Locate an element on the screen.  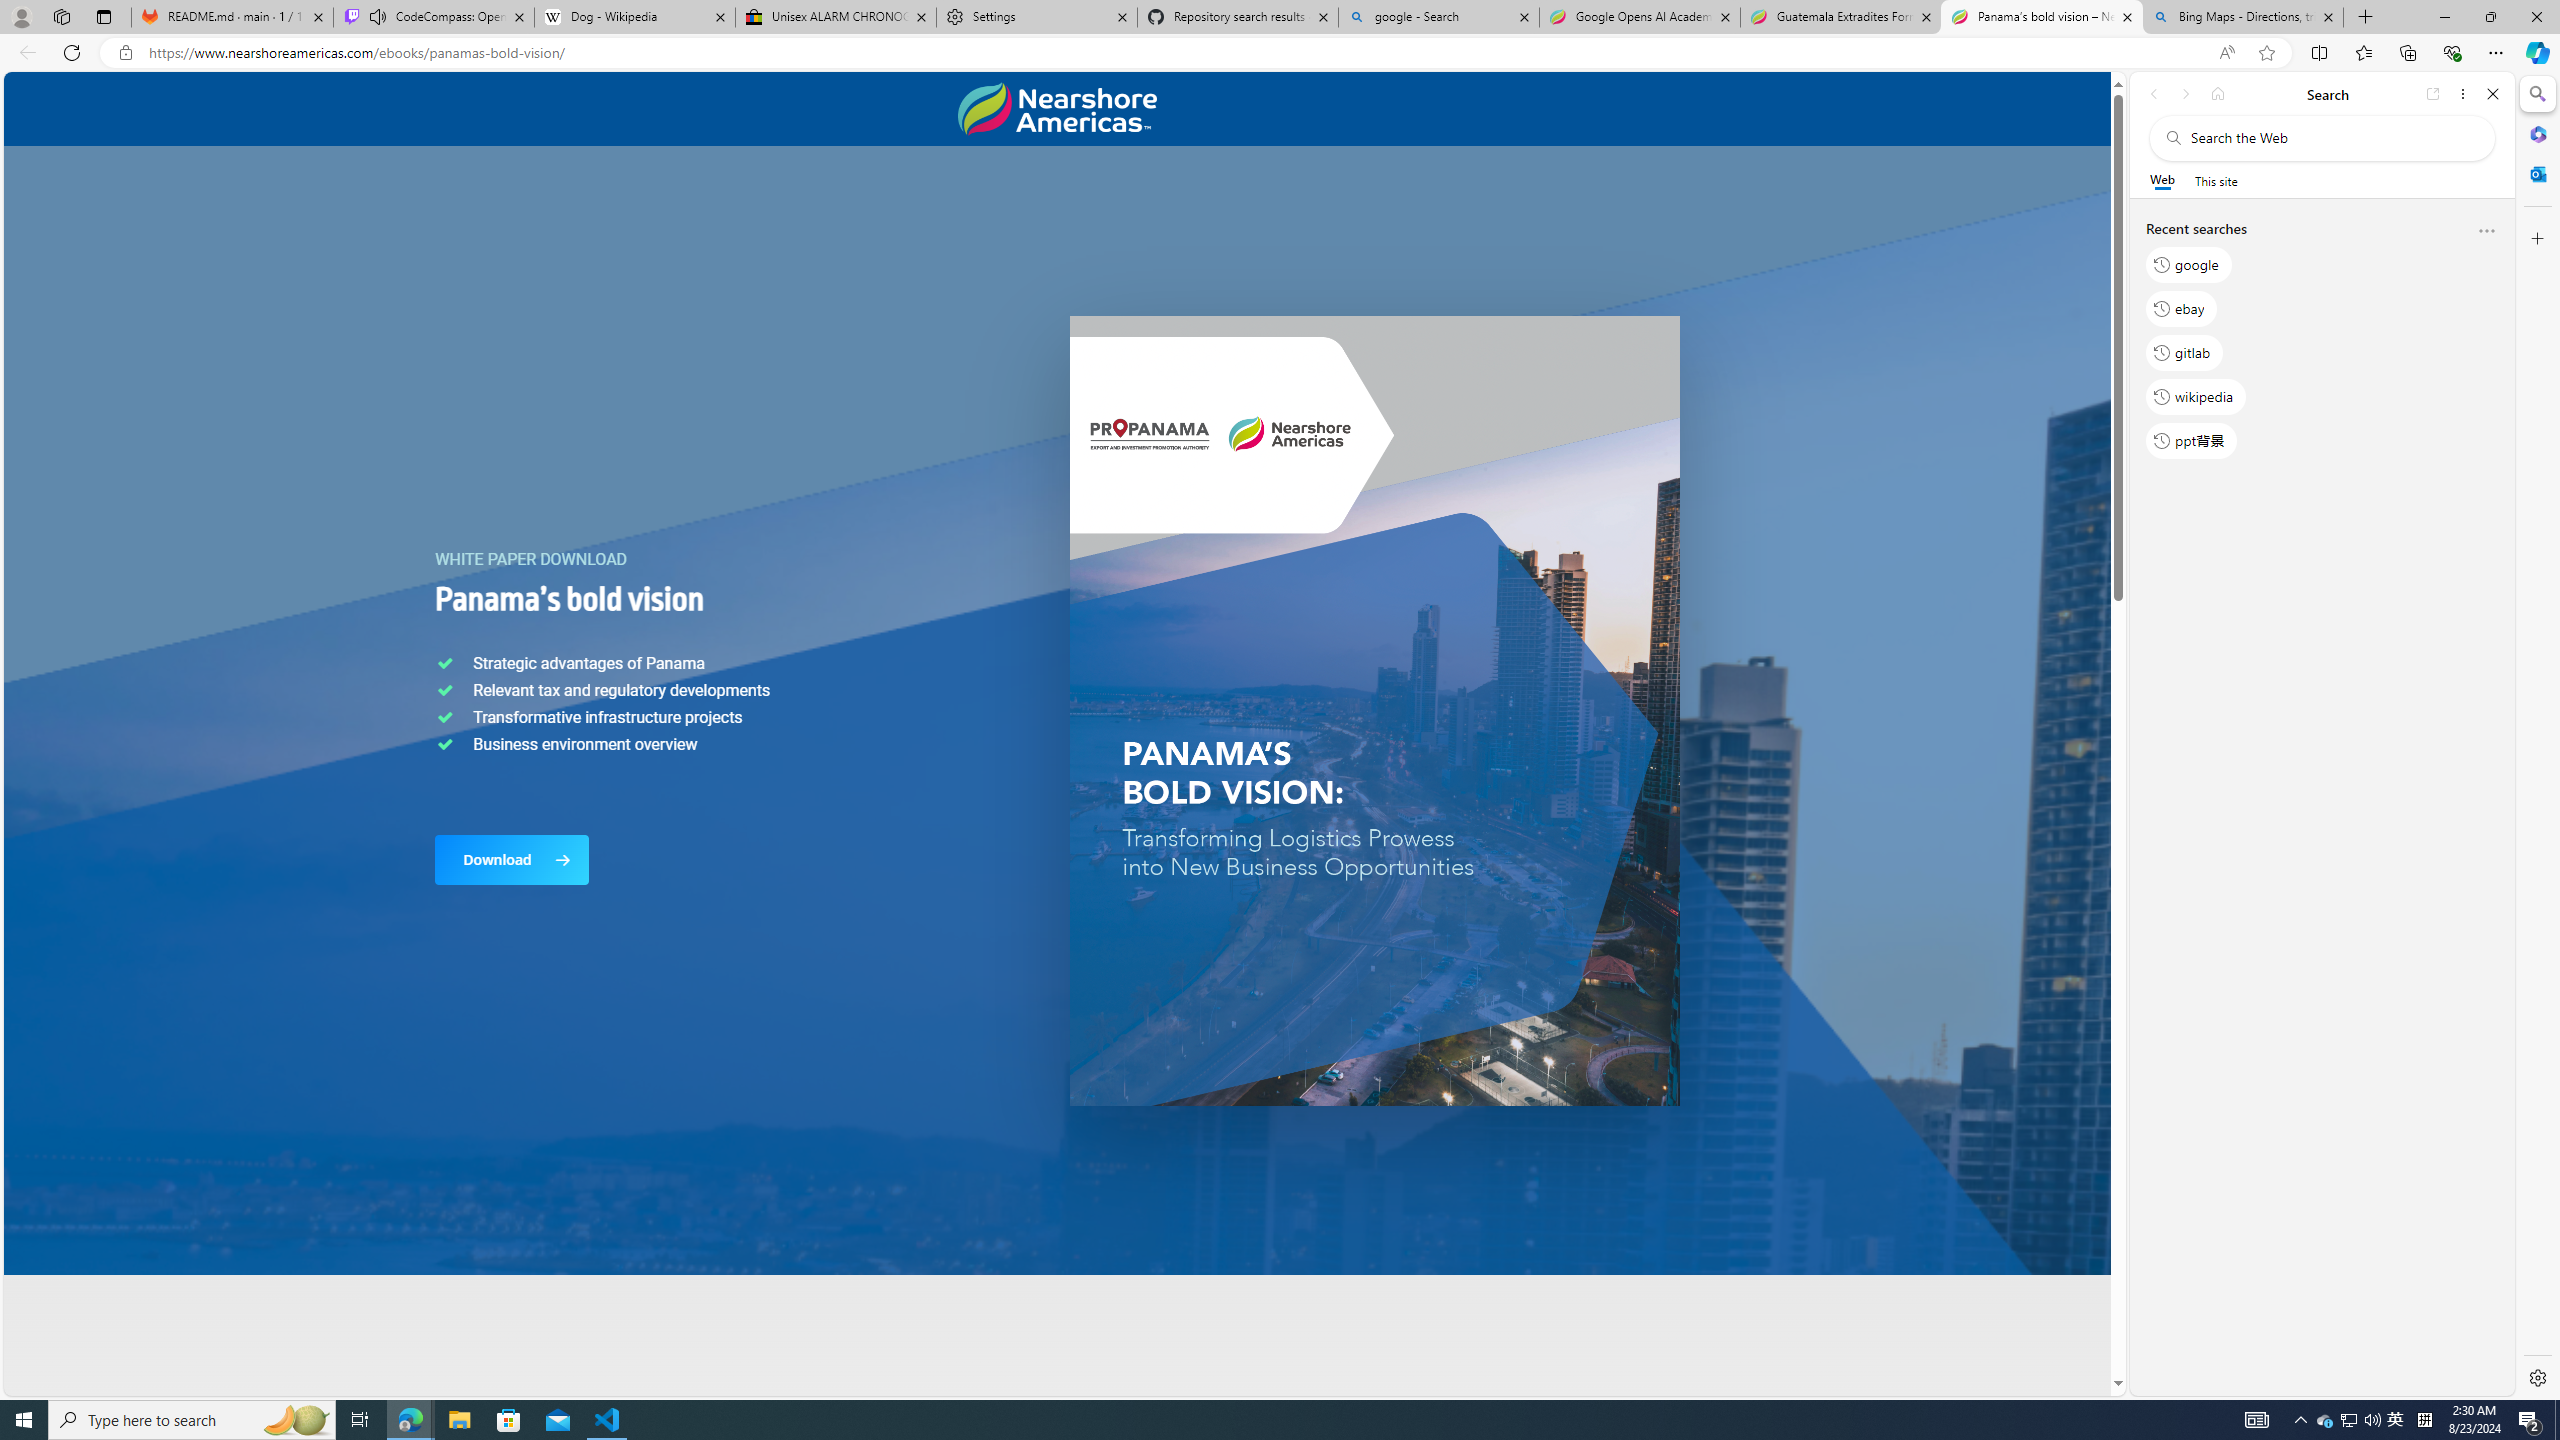
'Class: center' is located at coordinates (1056, 108).